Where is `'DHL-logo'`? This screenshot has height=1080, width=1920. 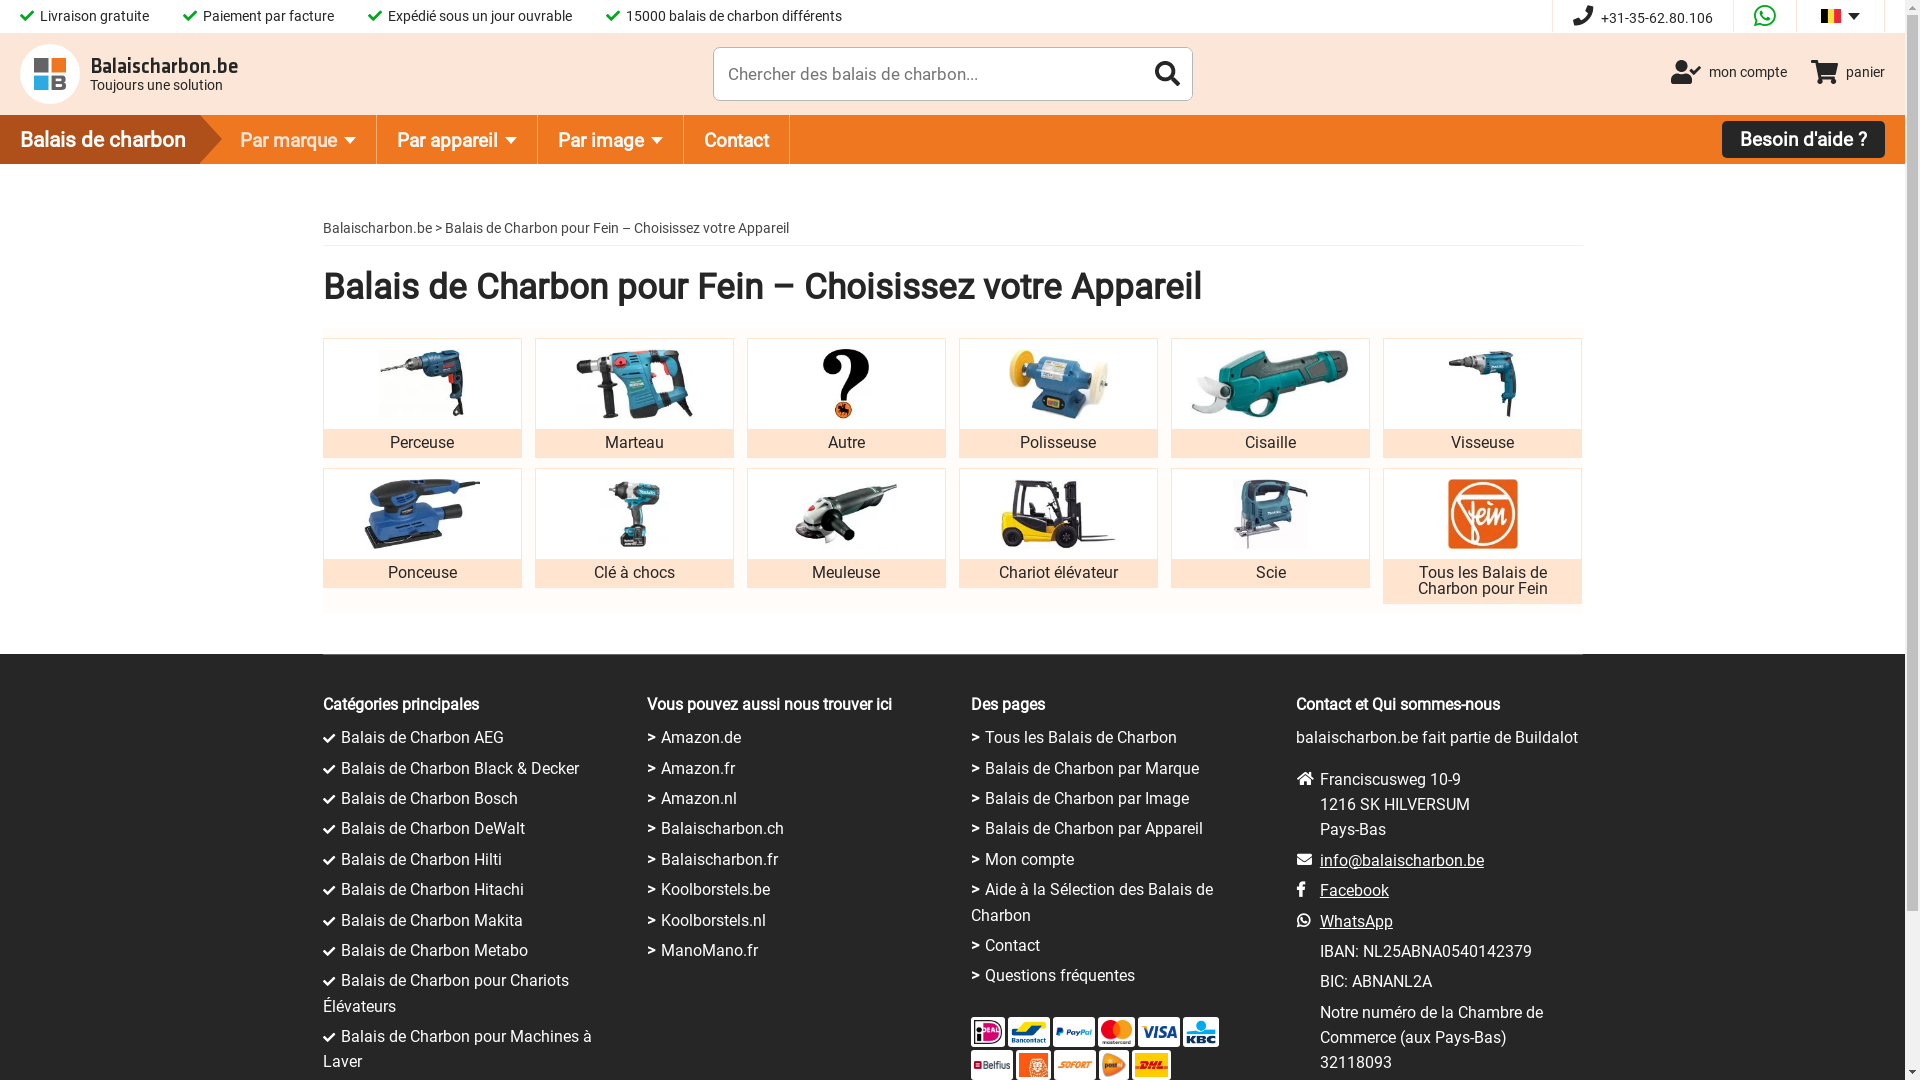
'DHL-logo' is located at coordinates (1133, 1063).